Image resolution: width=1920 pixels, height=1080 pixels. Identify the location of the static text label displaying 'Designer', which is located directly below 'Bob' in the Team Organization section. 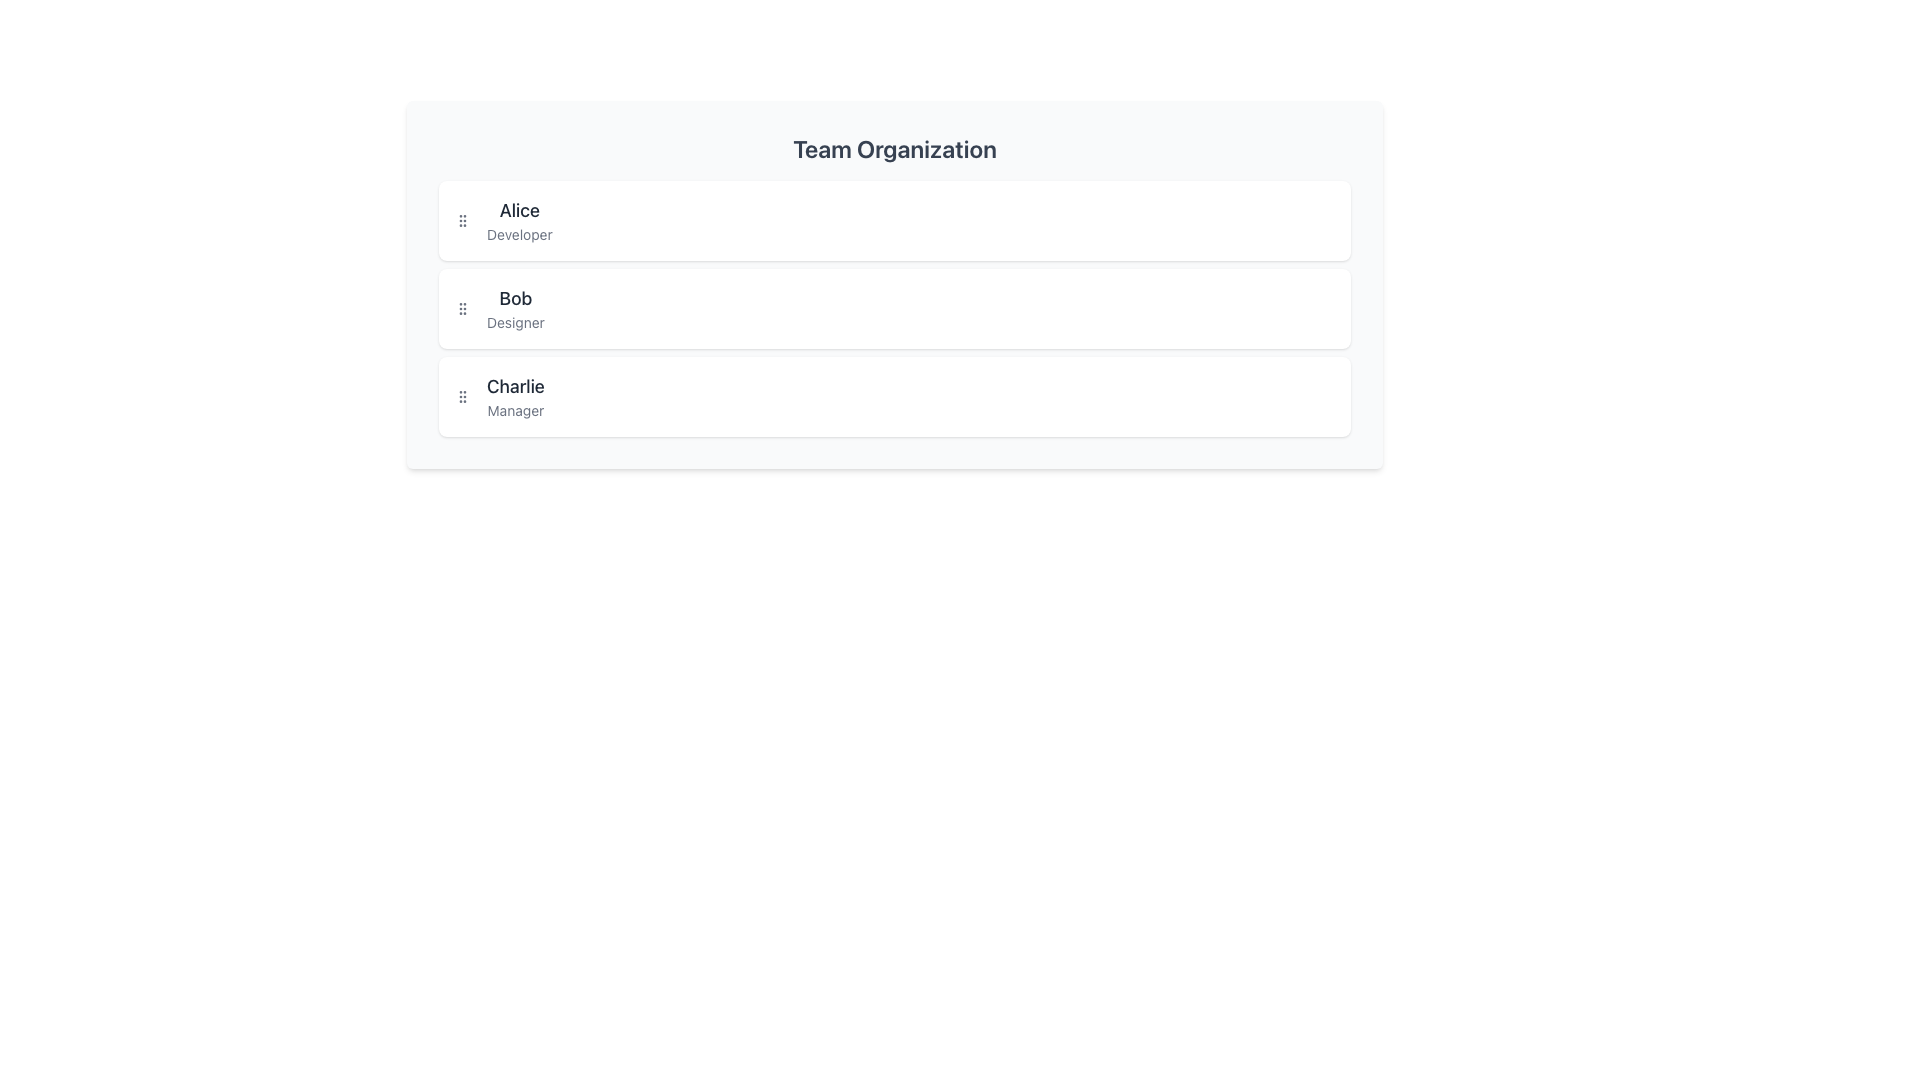
(515, 322).